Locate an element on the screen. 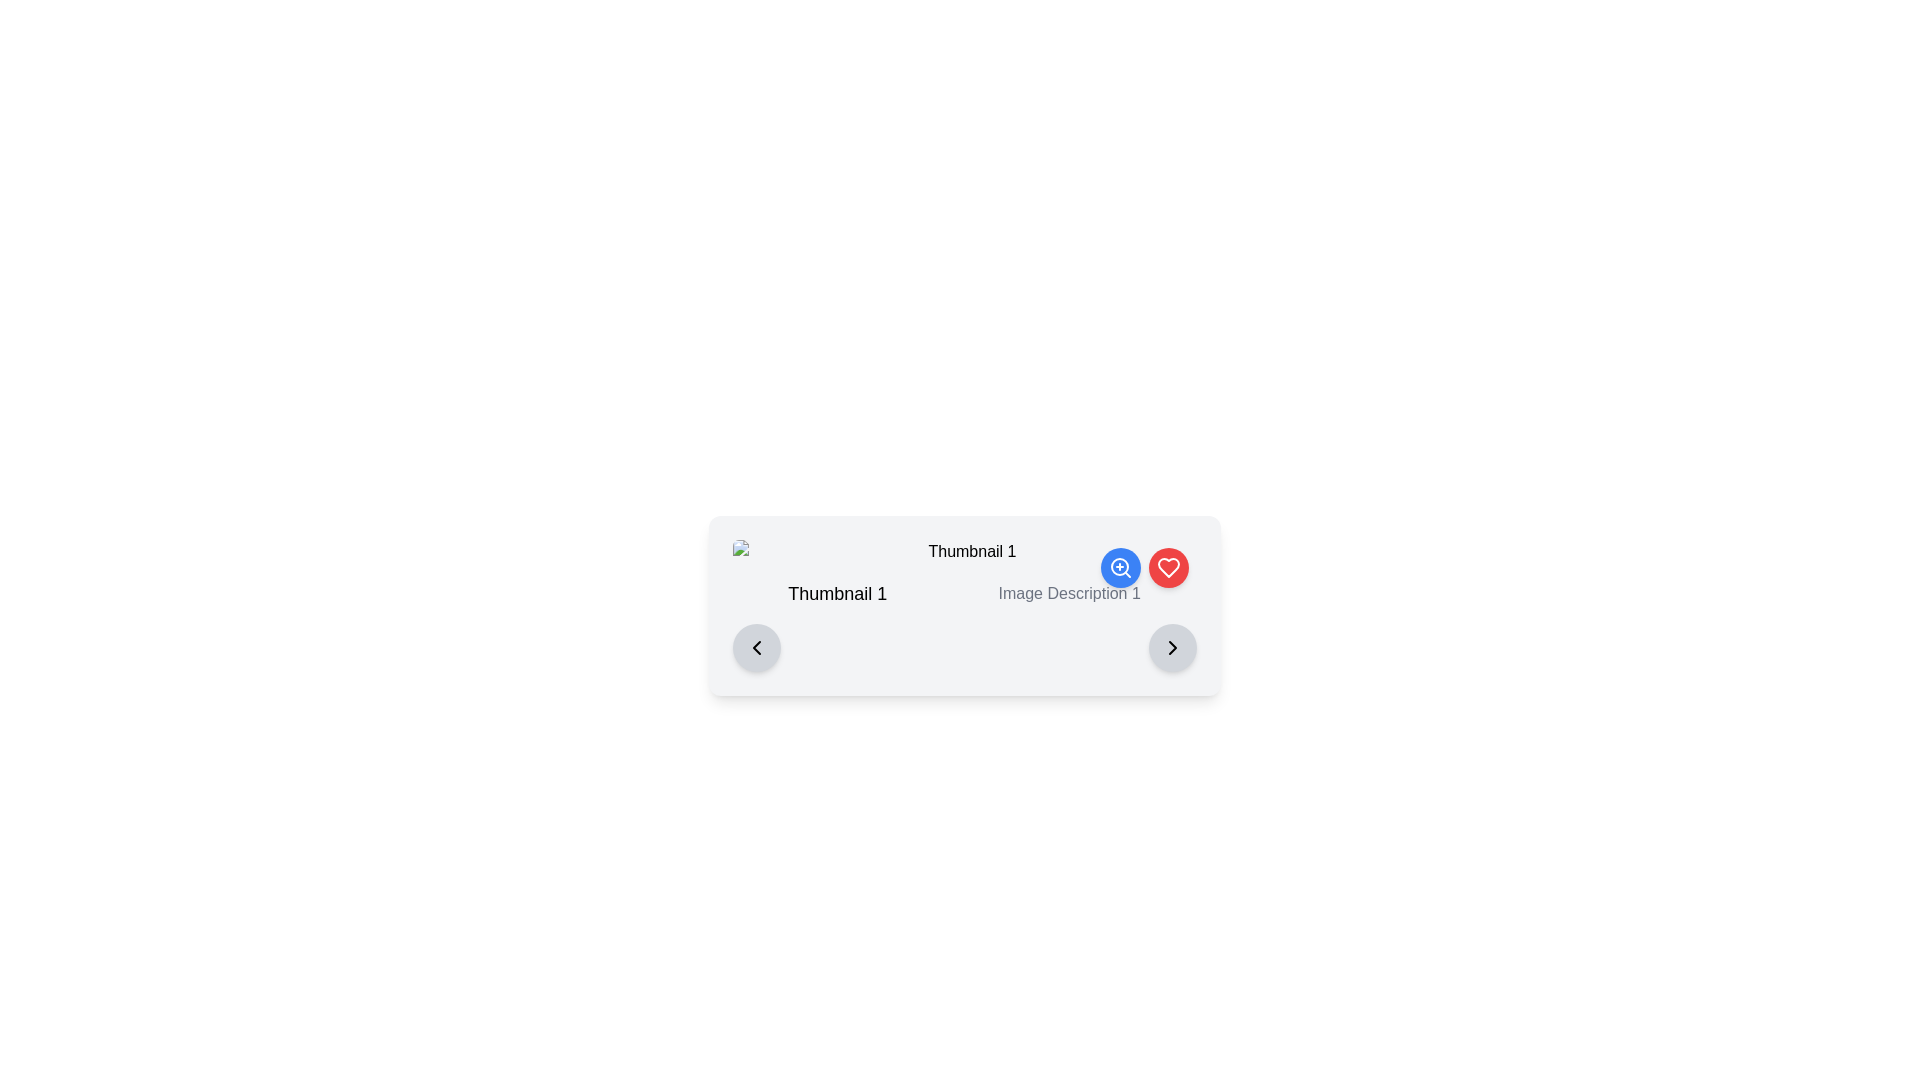  the indicator or button that serves as a focal point, located adjacent to a button with a heart icon is located at coordinates (1118, 567).